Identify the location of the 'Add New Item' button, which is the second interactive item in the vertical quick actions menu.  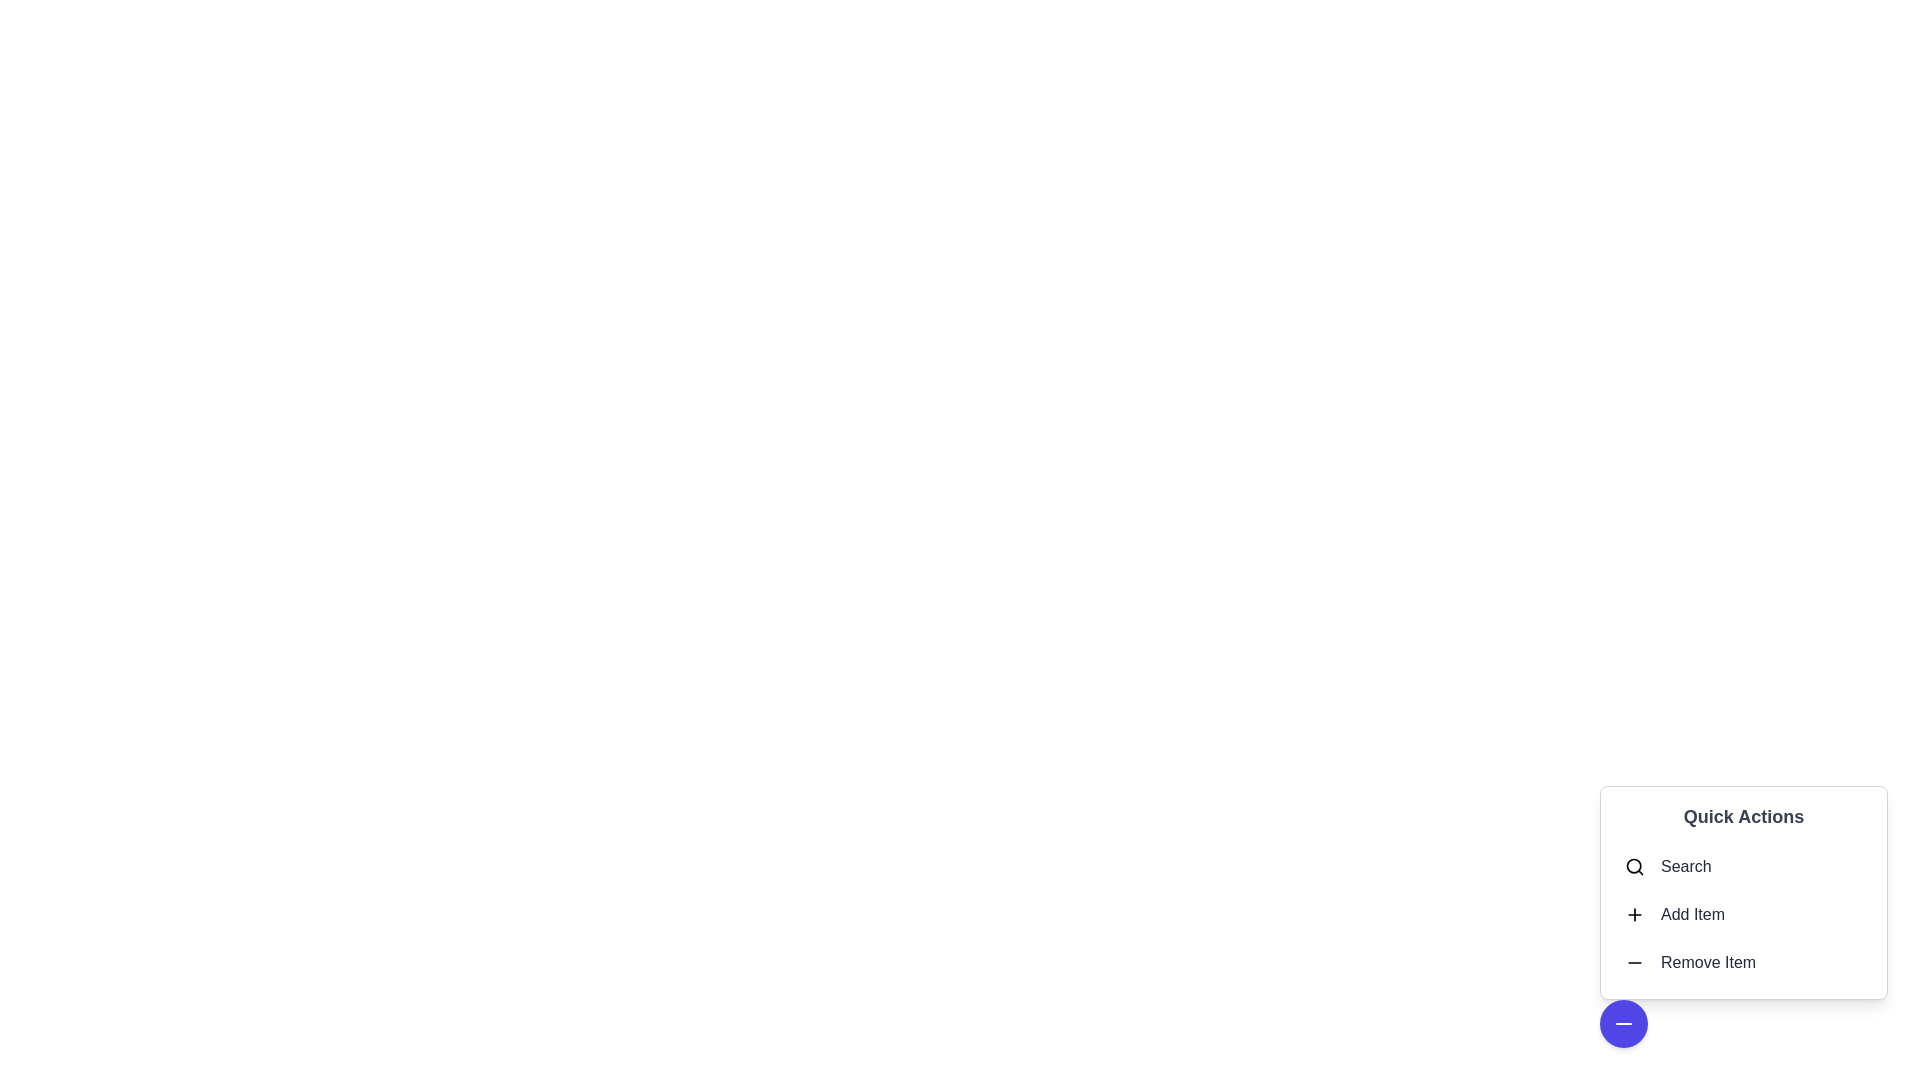
(1742, 914).